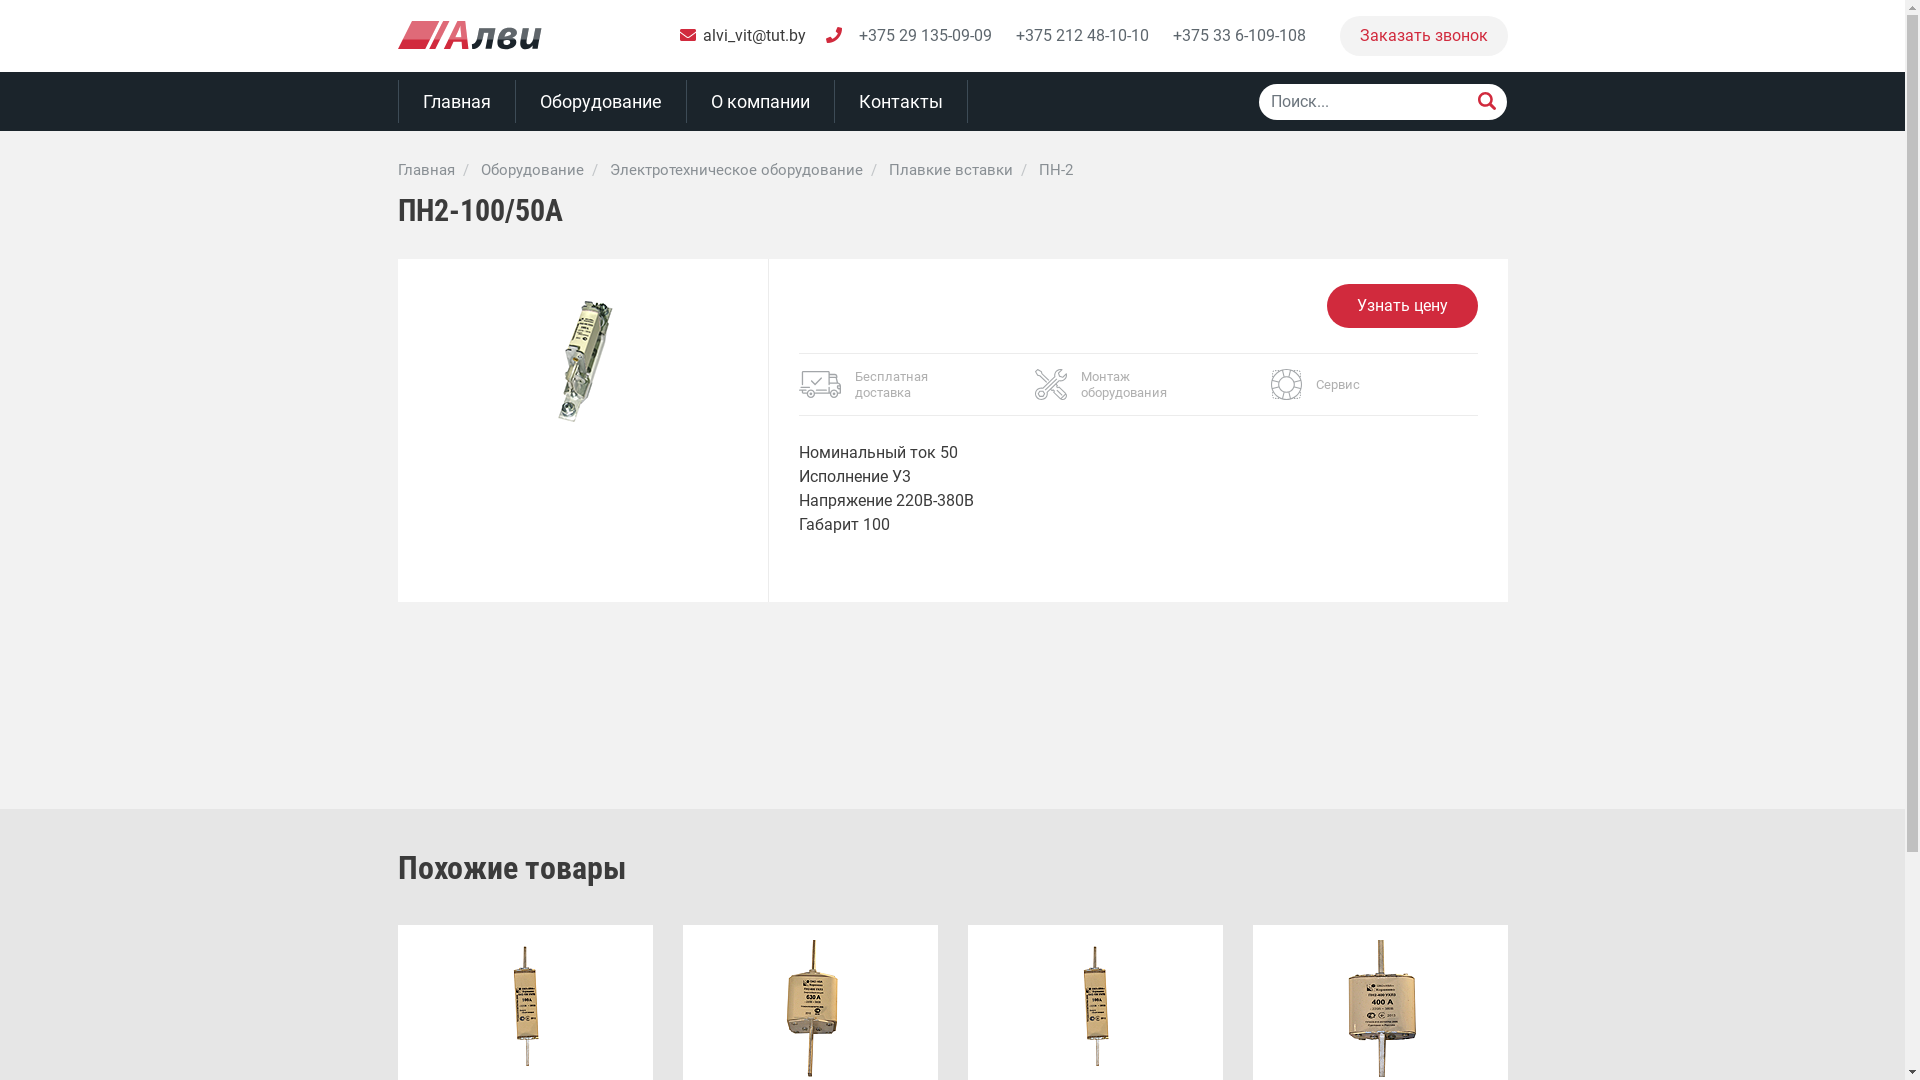 Image resolution: width=1920 pixels, height=1080 pixels. What do you see at coordinates (1081, 35) in the screenshot?
I see `'+375 212 48-10-10'` at bounding box center [1081, 35].